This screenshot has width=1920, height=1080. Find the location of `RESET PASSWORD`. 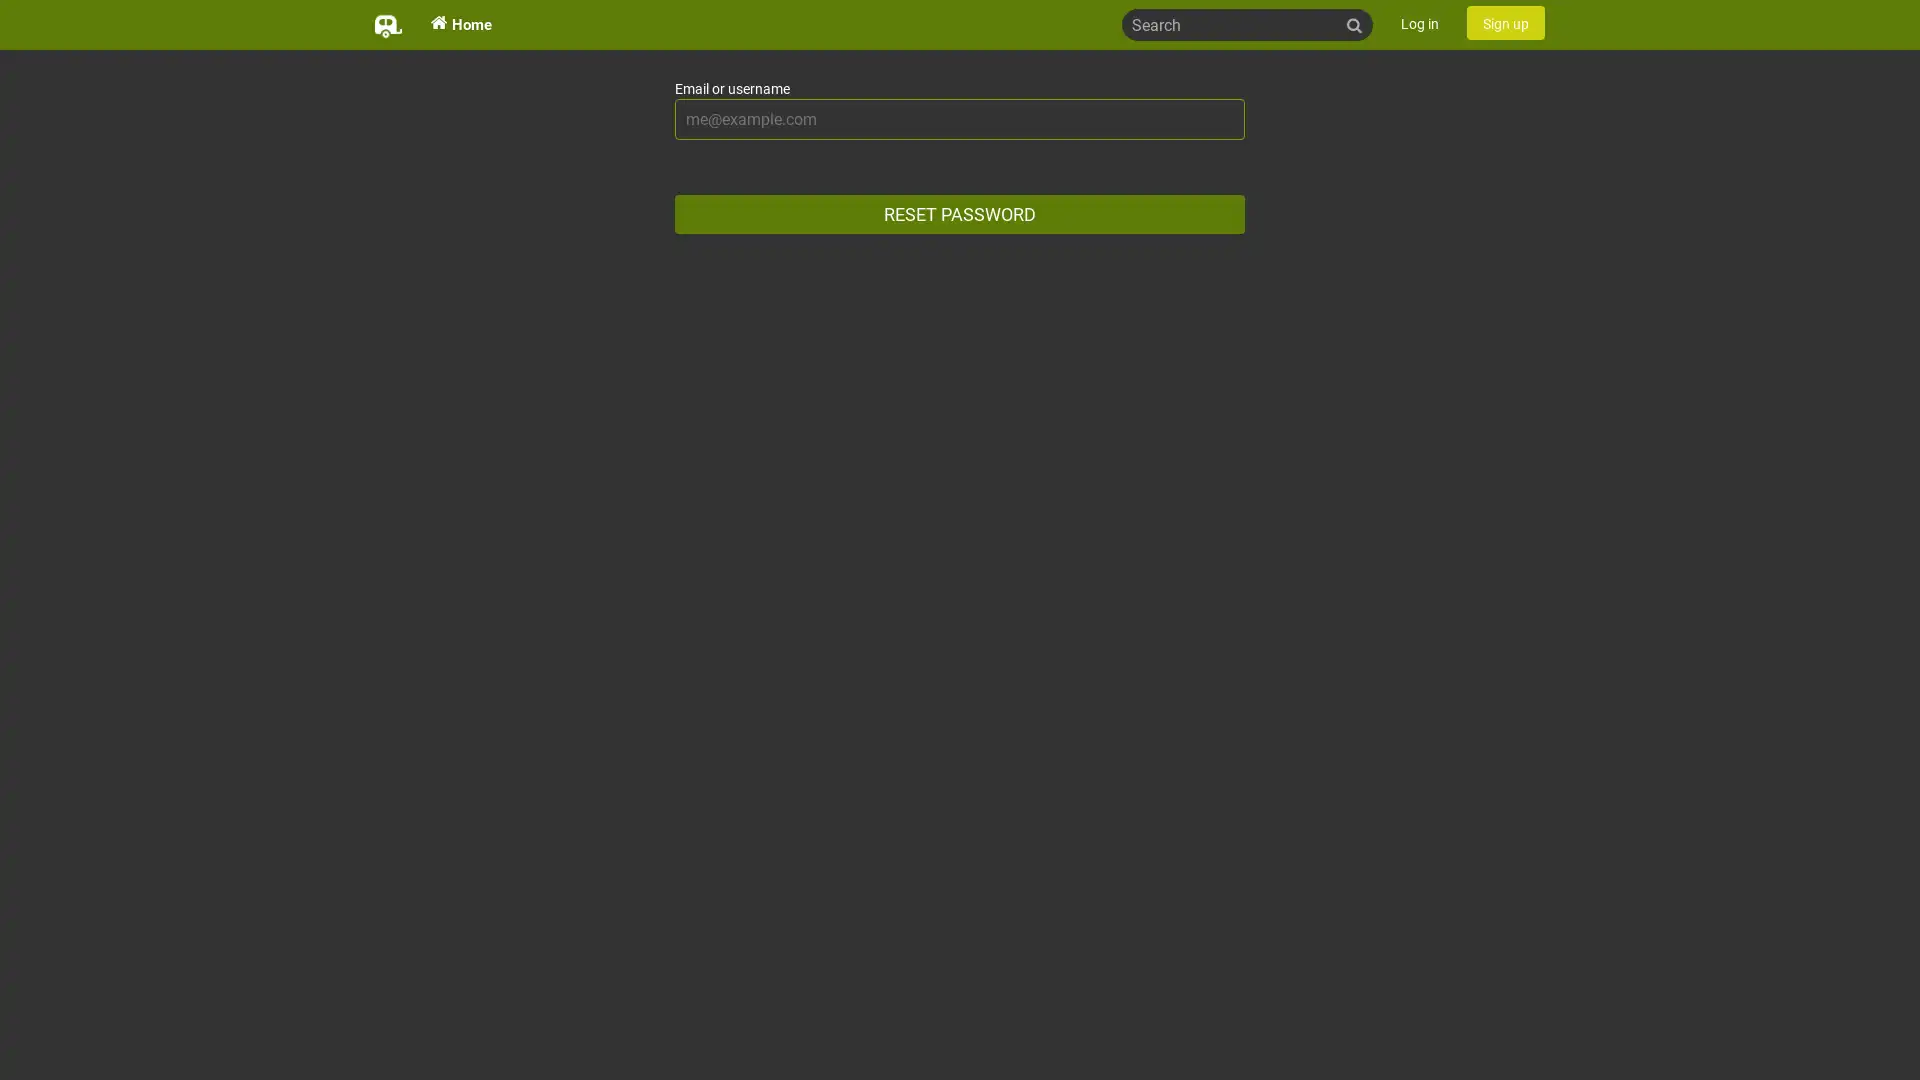

RESET PASSWORD is located at coordinates (960, 214).